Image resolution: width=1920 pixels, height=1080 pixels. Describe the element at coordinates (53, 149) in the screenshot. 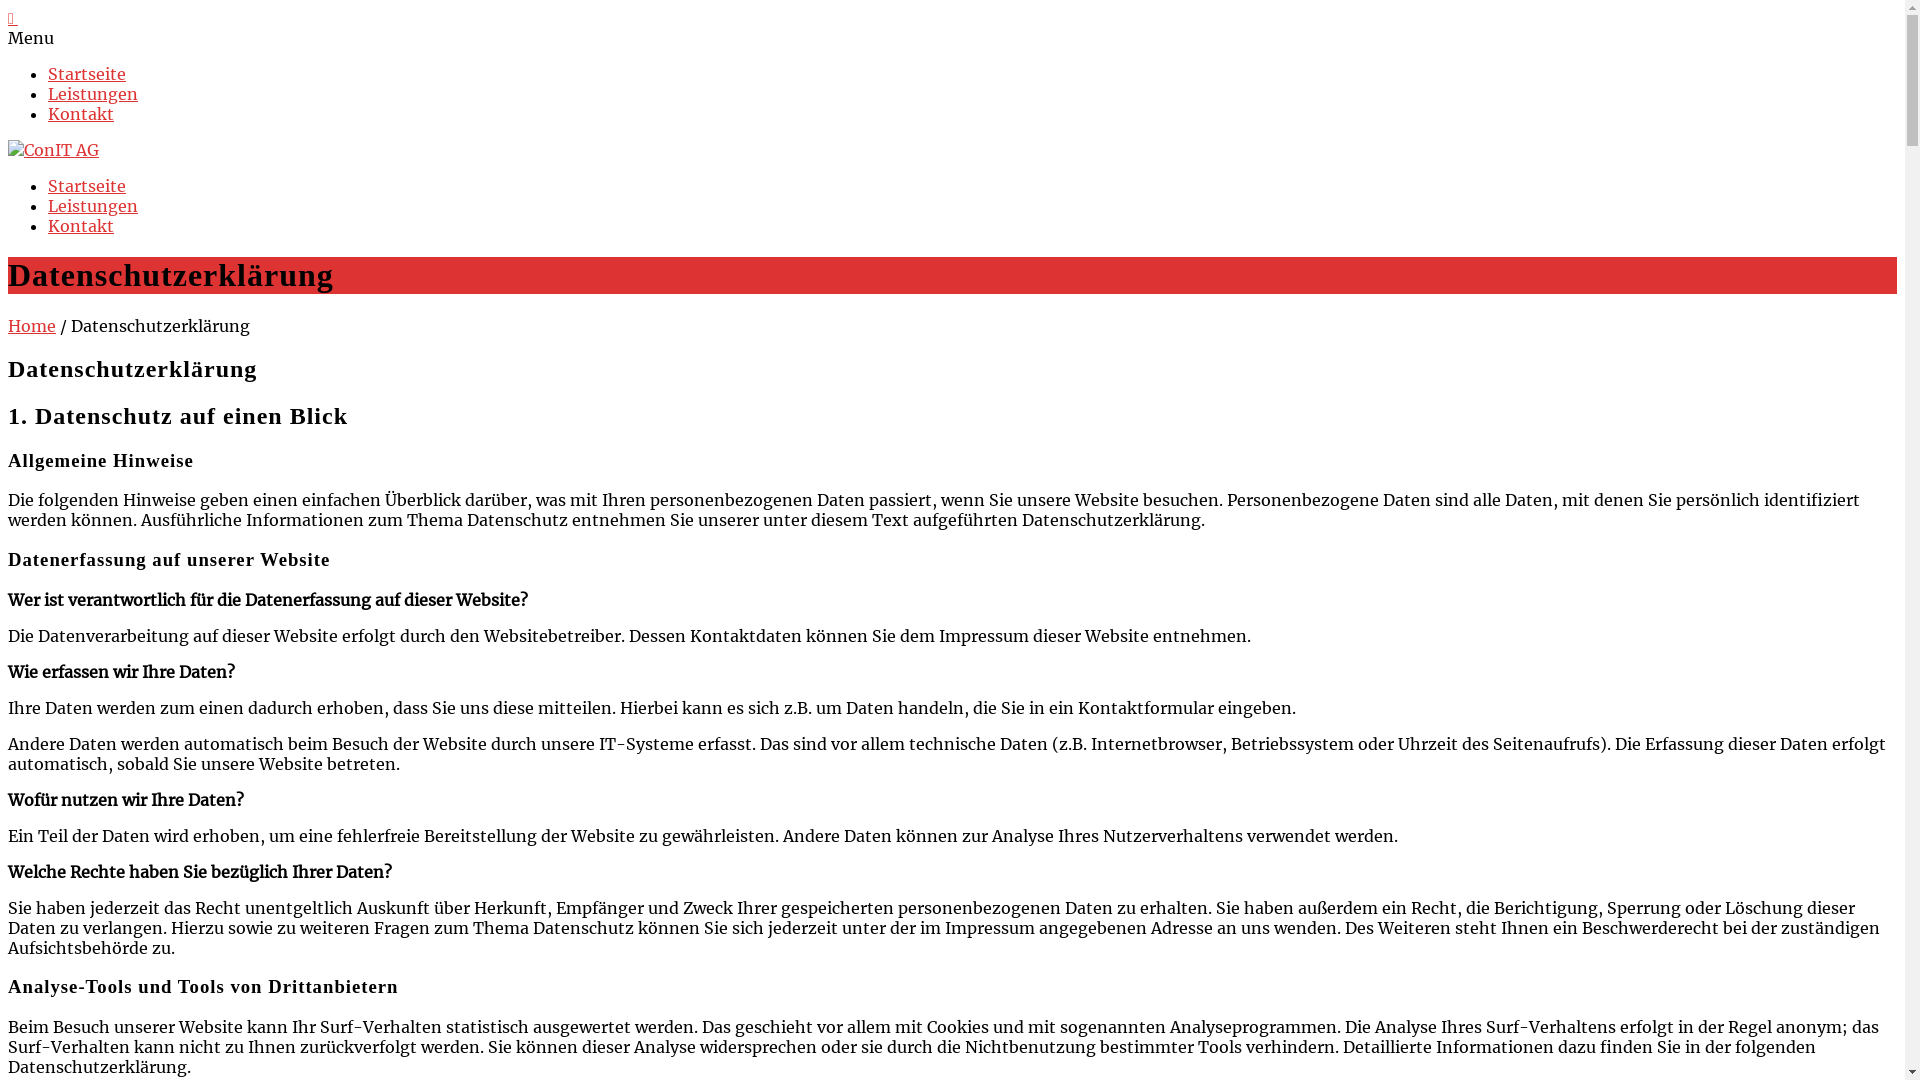

I see `'ConIT AG'` at that location.